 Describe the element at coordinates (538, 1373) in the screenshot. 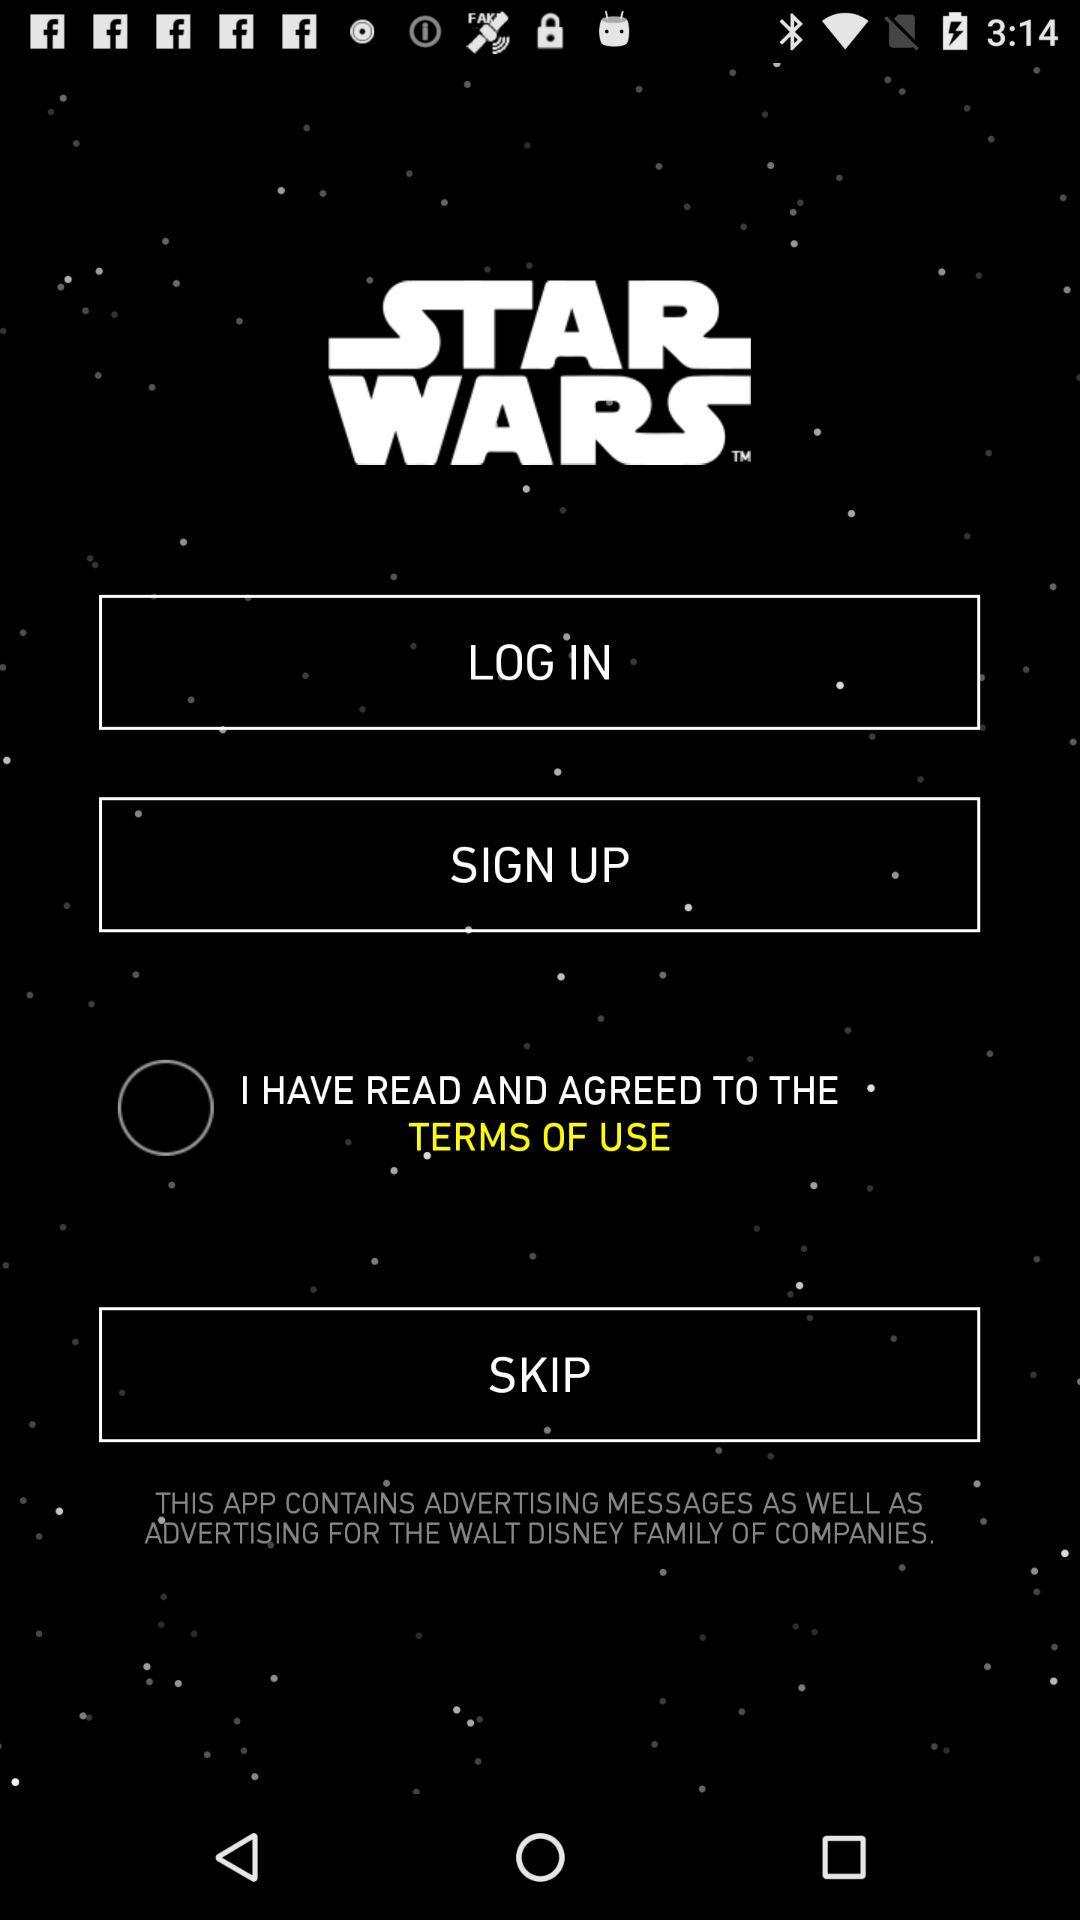

I see `icon below the terms of use item` at that location.